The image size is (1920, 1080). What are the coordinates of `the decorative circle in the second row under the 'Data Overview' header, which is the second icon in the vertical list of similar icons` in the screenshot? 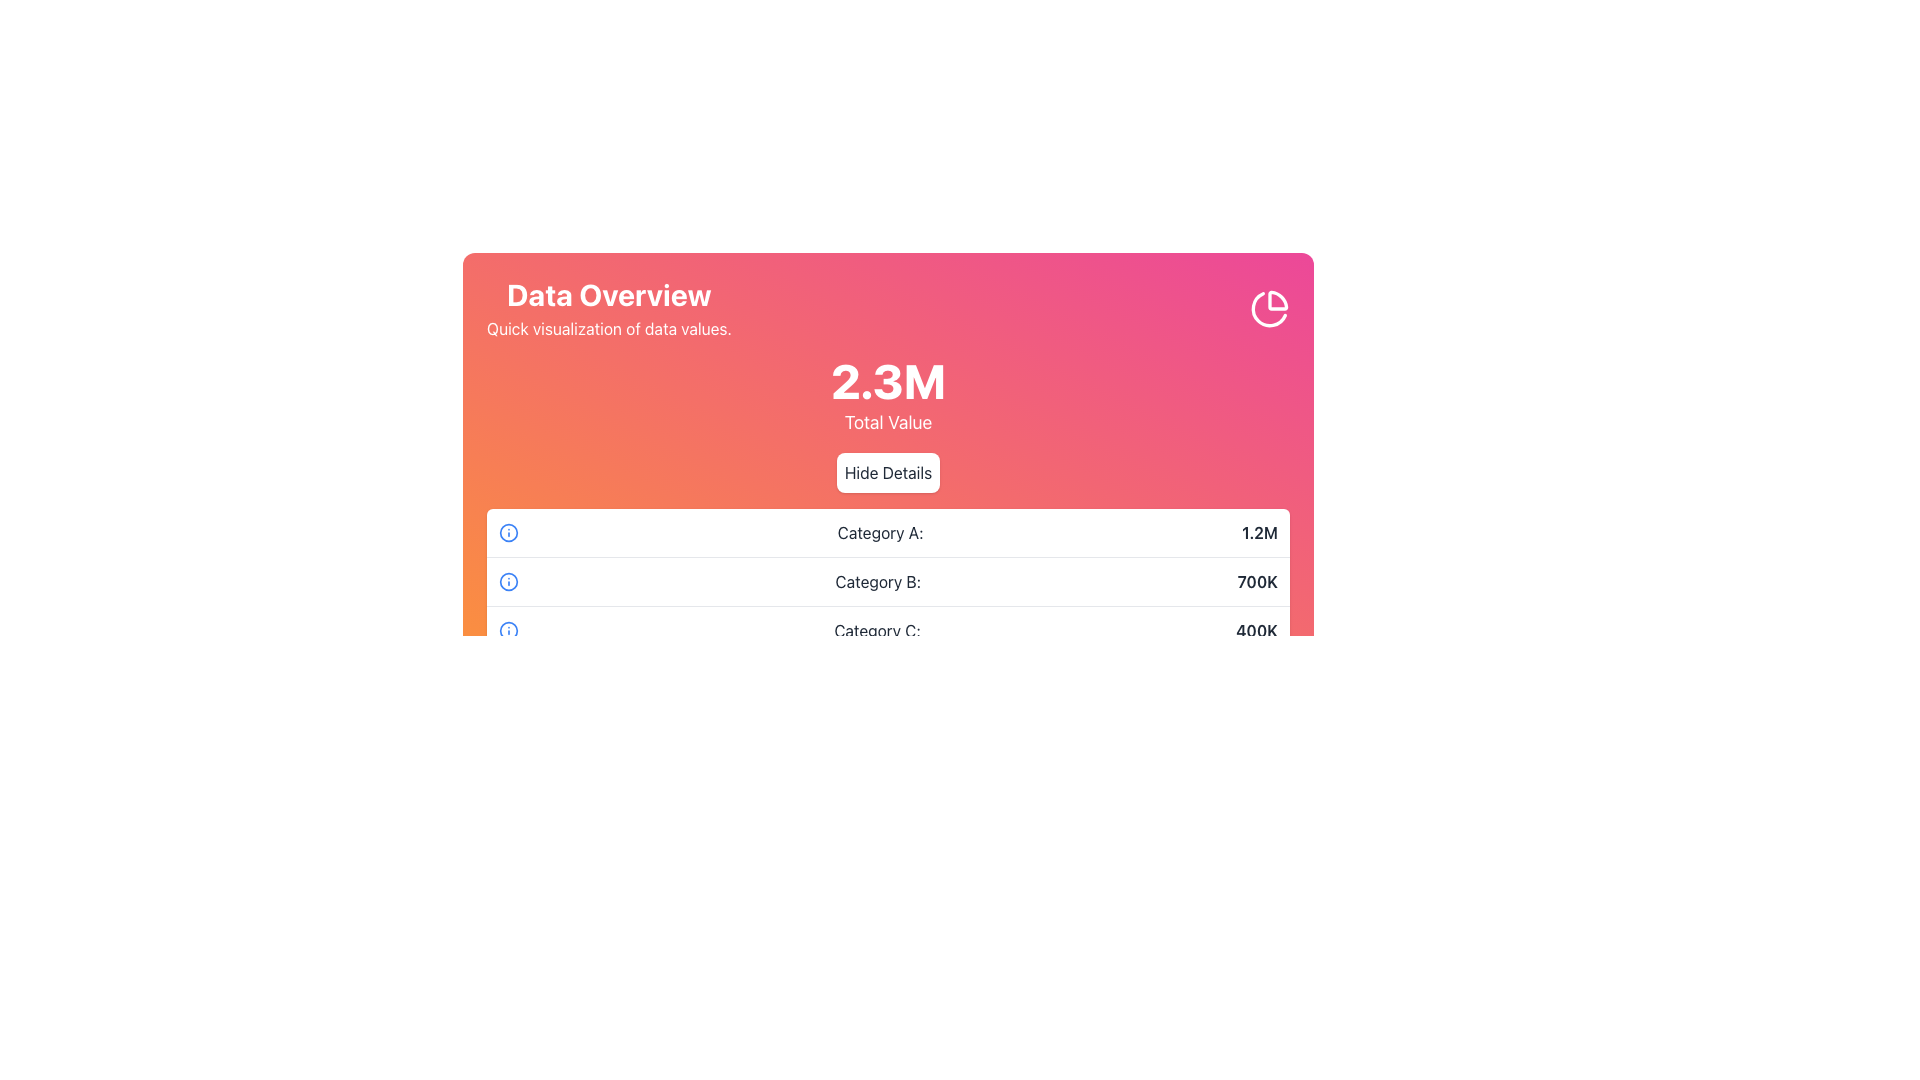 It's located at (508, 582).